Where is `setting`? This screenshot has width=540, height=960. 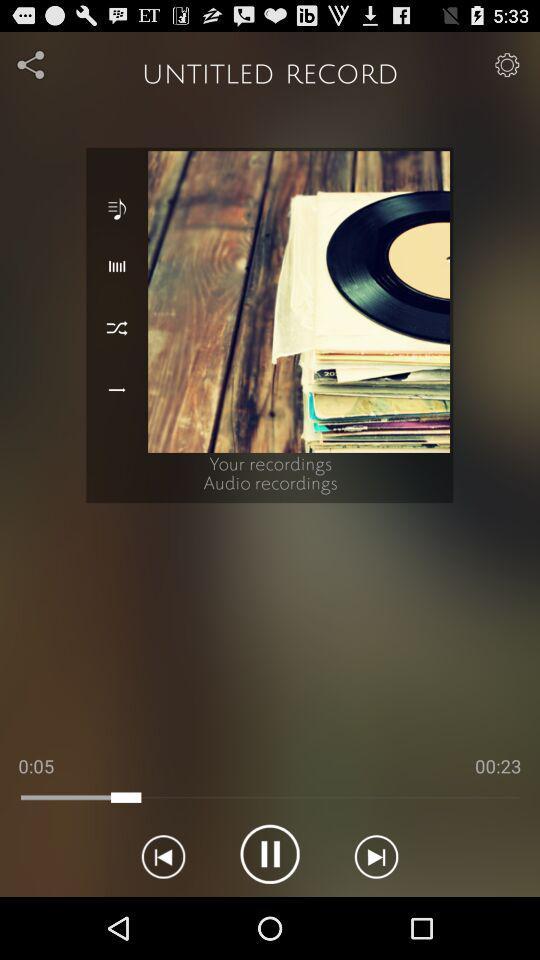 setting is located at coordinates (31, 64).